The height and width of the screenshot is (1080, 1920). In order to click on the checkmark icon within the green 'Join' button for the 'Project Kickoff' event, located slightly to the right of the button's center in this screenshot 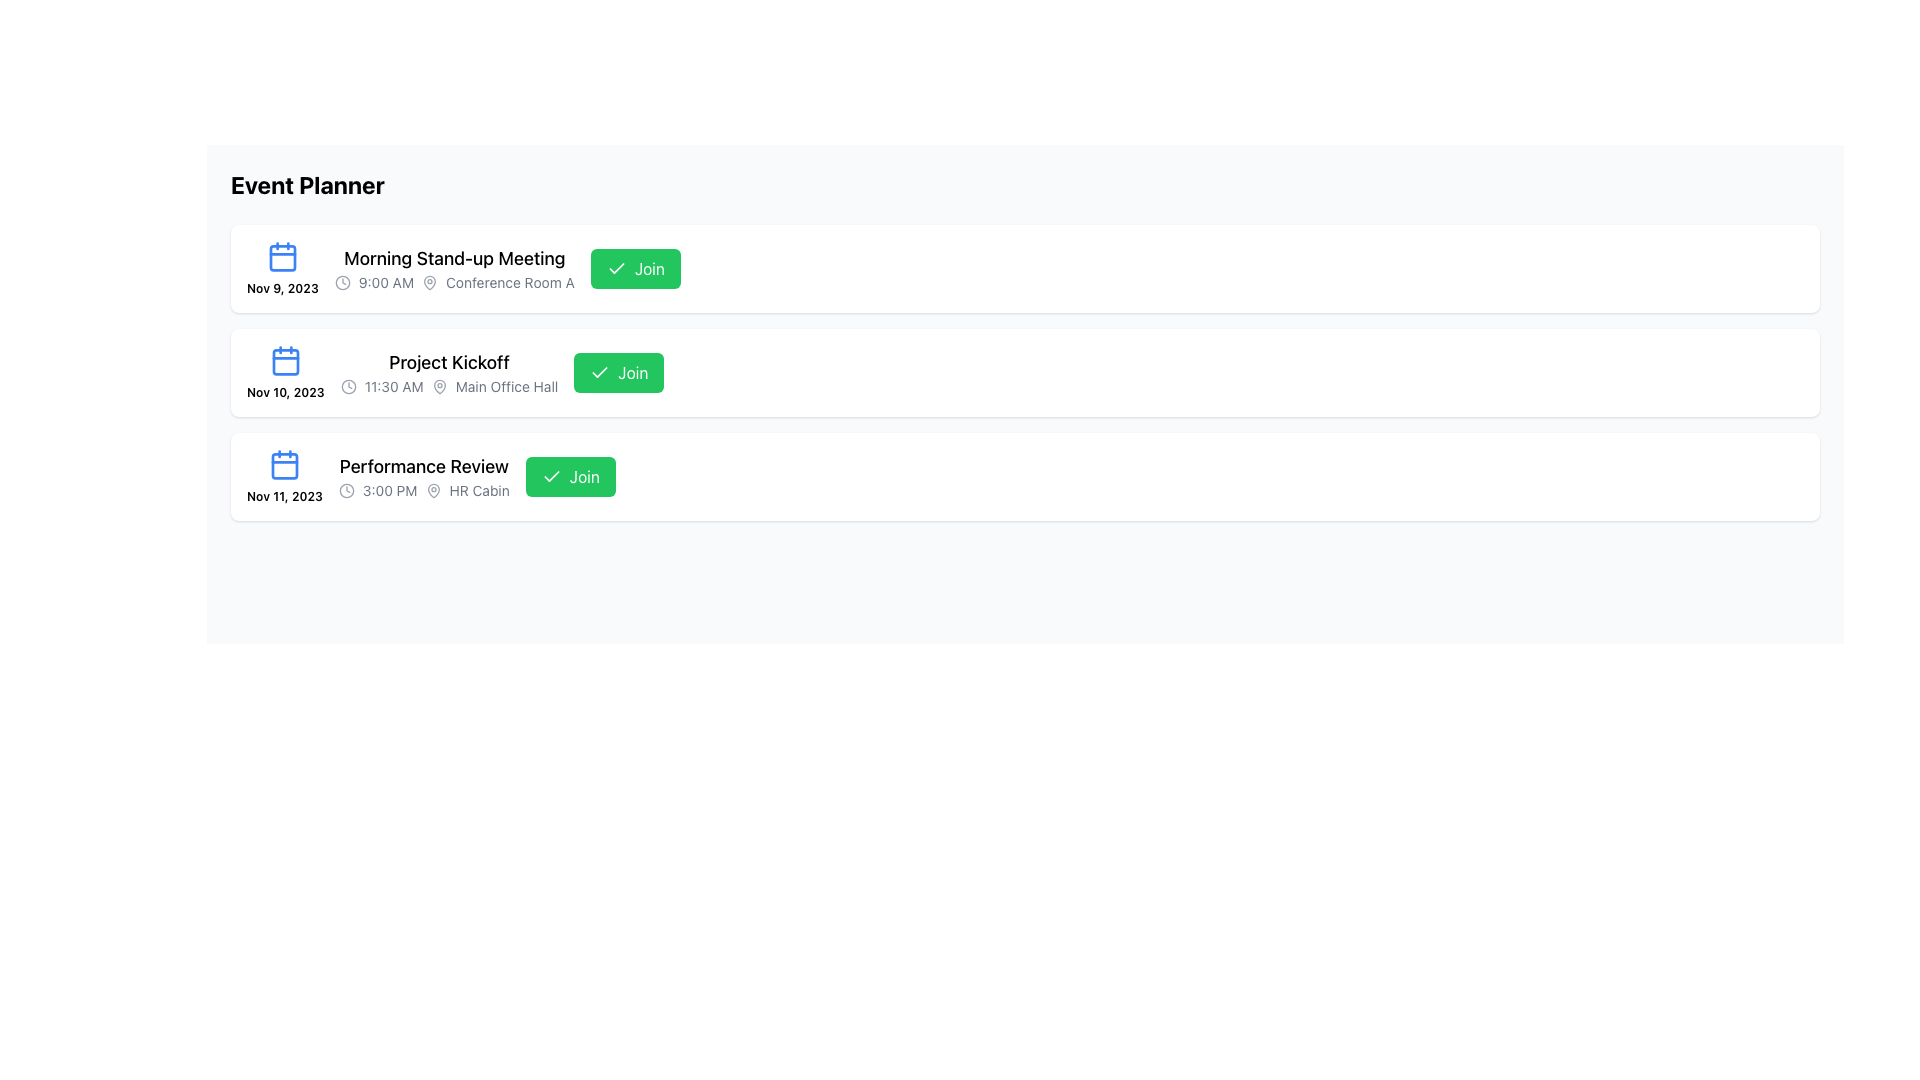, I will do `click(615, 267)`.